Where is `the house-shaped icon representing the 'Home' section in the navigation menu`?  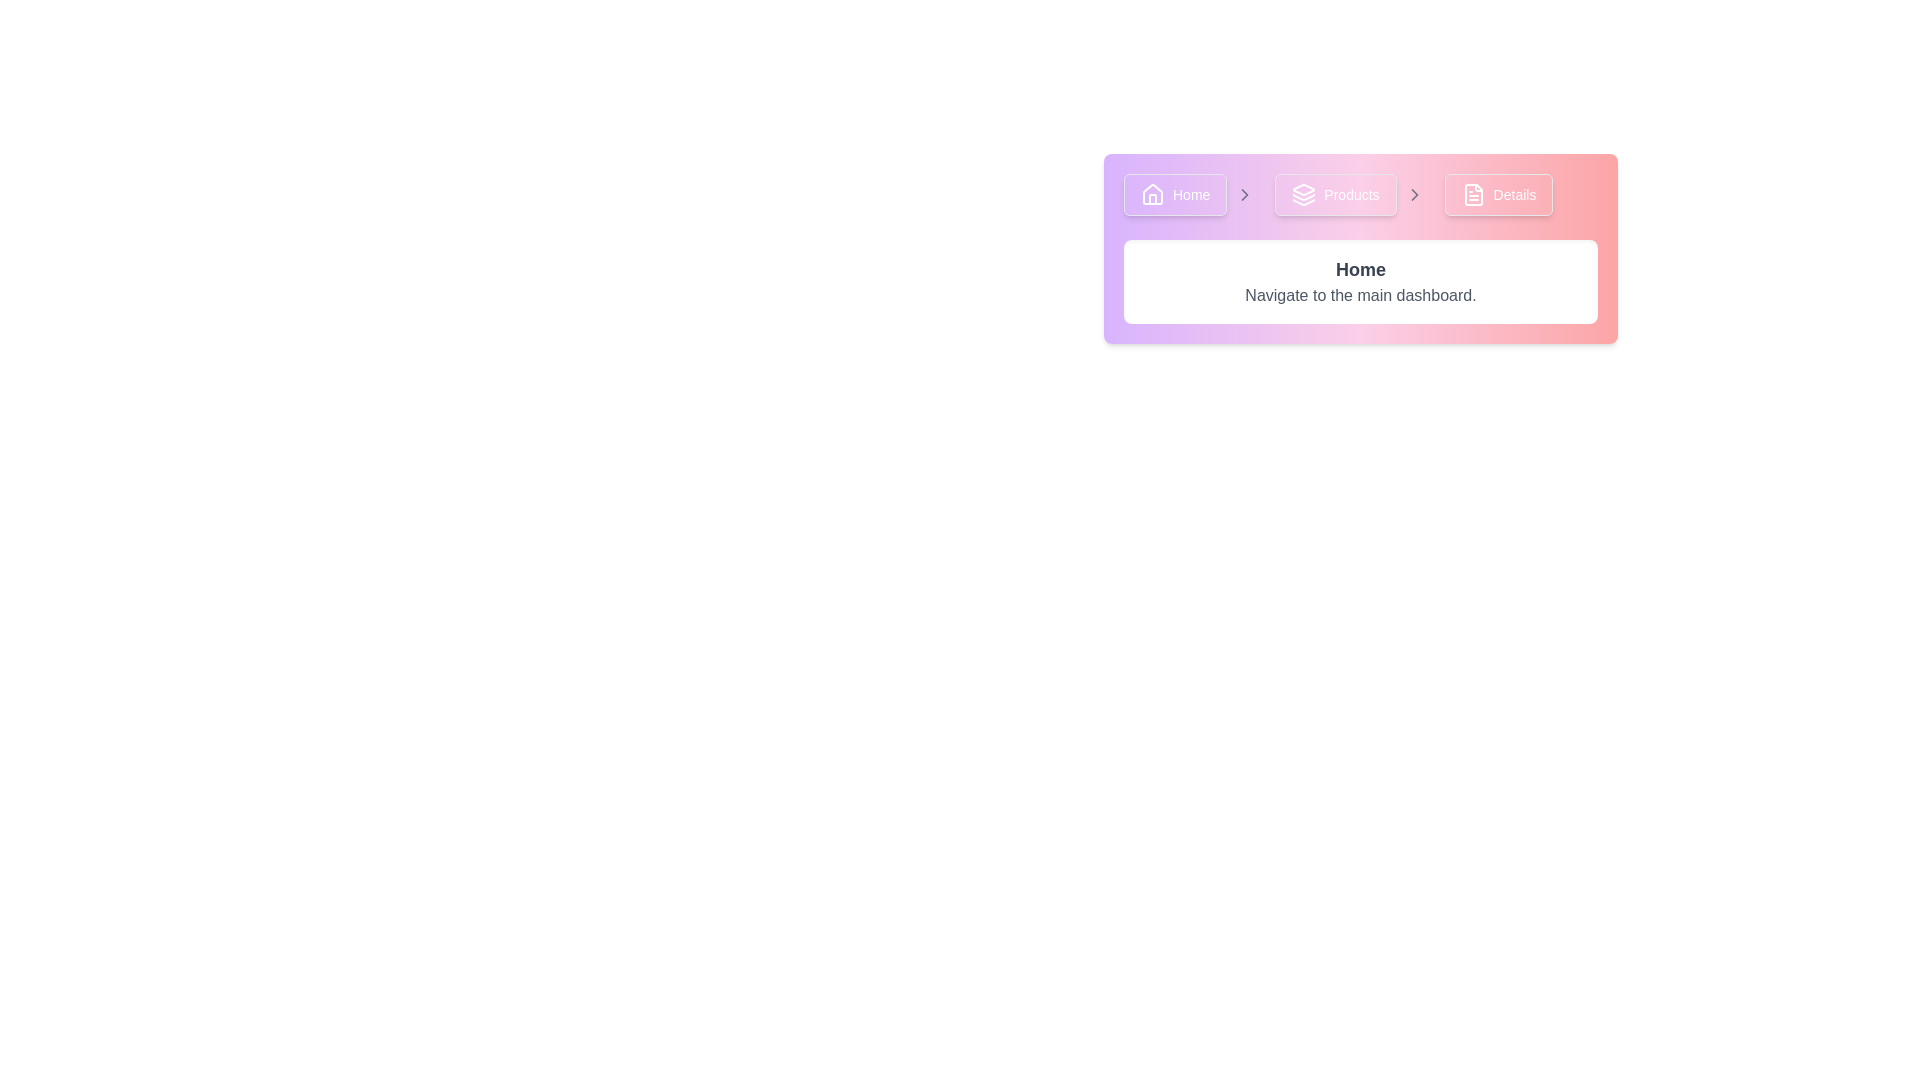
the house-shaped icon representing the 'Home' section in the navigation menu is located at coordinates (1152, 195).